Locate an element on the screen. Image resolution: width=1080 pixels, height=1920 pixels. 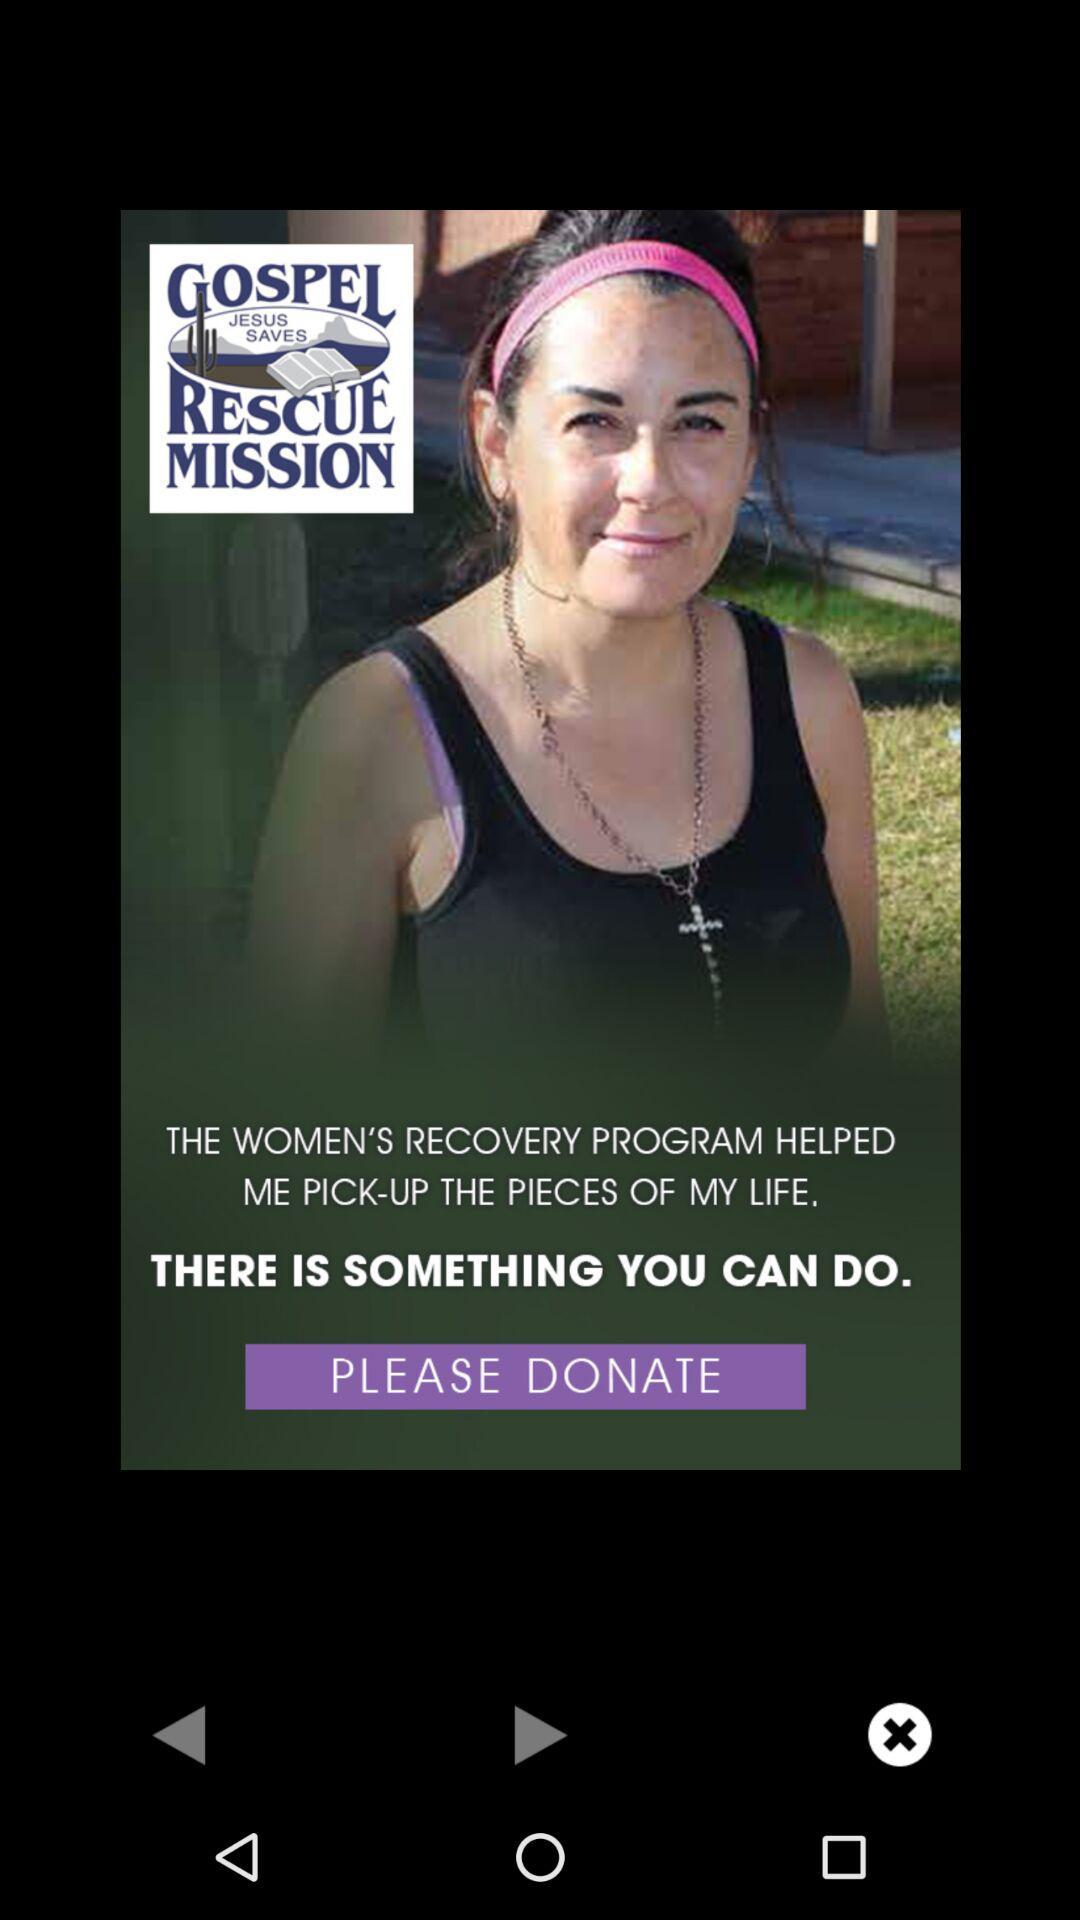
go forward is located at coordinates (540, 1733).